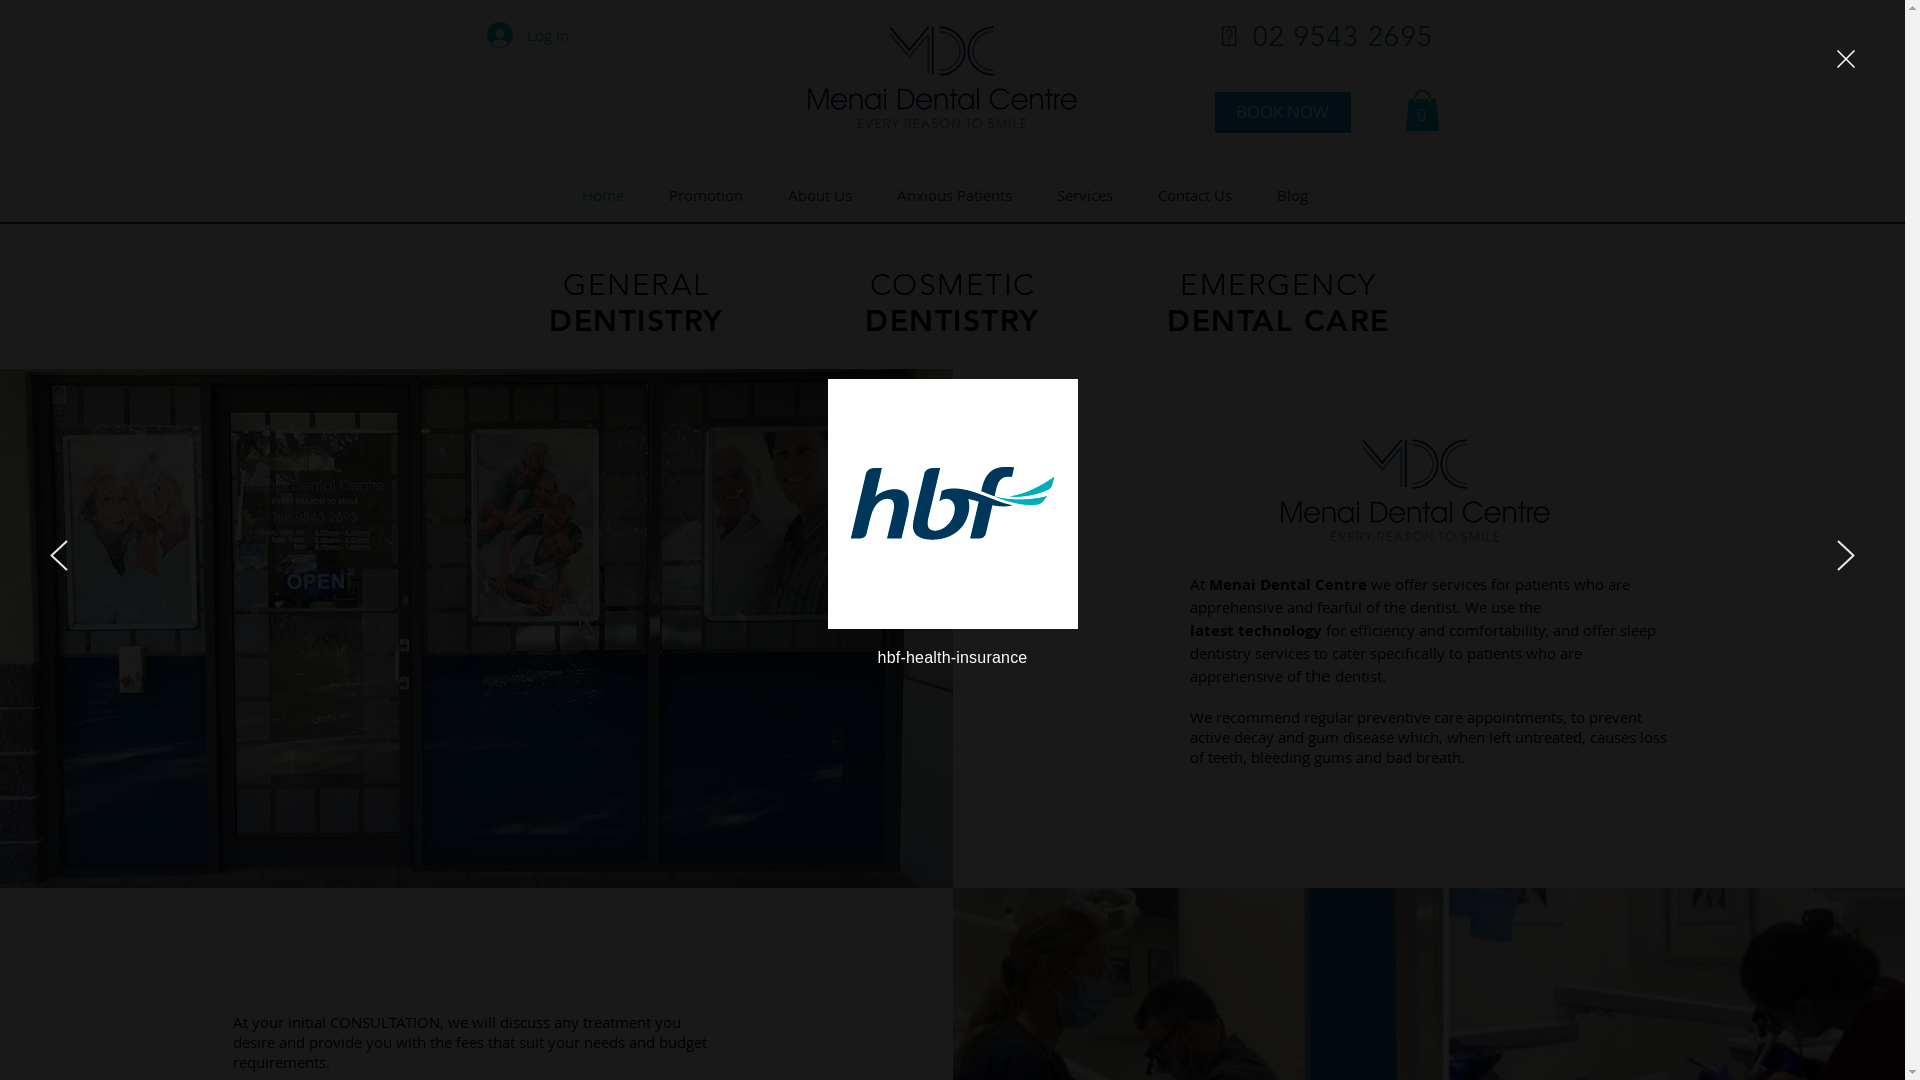 The image size is (1920, 1080). I want to click on 'Log In', so click(527, 34).